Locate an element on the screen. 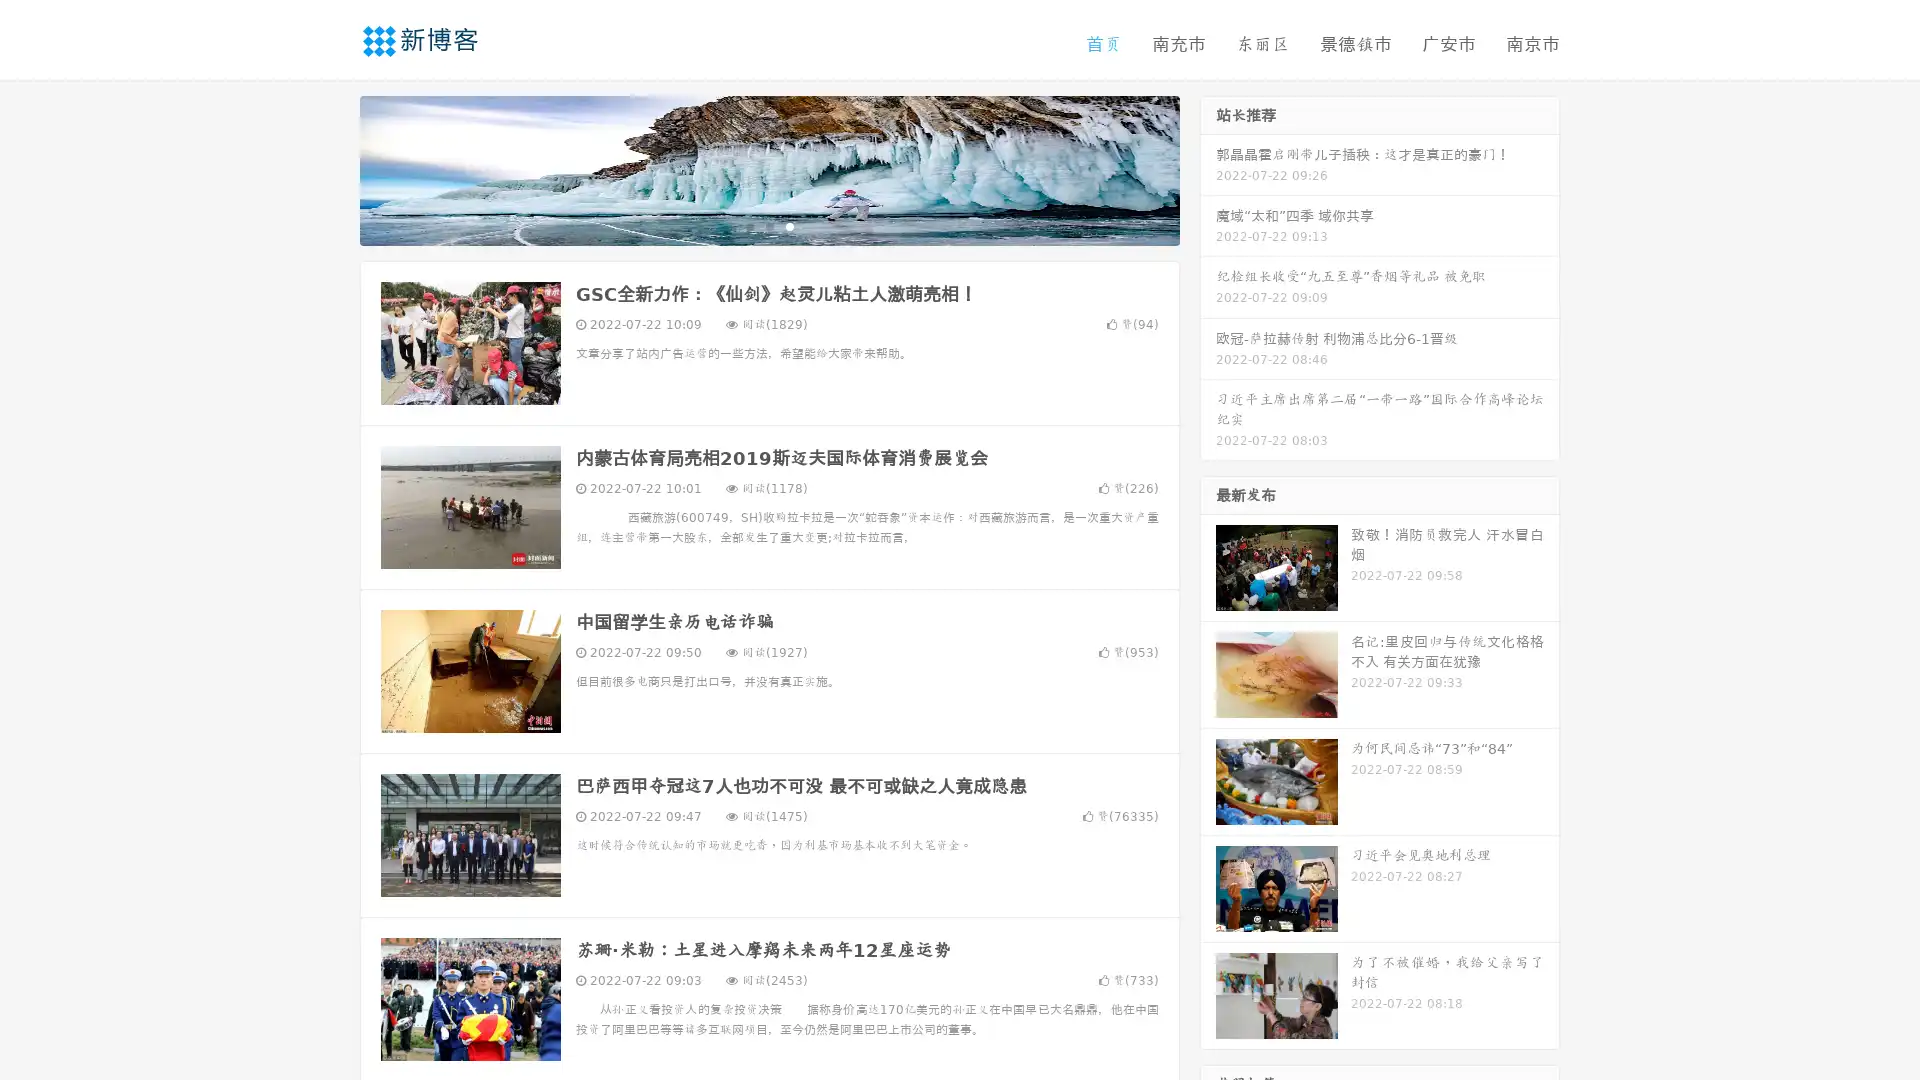 This screenshot has height=1080, width=1920. Previous slide is located at coordinates (330, 168).